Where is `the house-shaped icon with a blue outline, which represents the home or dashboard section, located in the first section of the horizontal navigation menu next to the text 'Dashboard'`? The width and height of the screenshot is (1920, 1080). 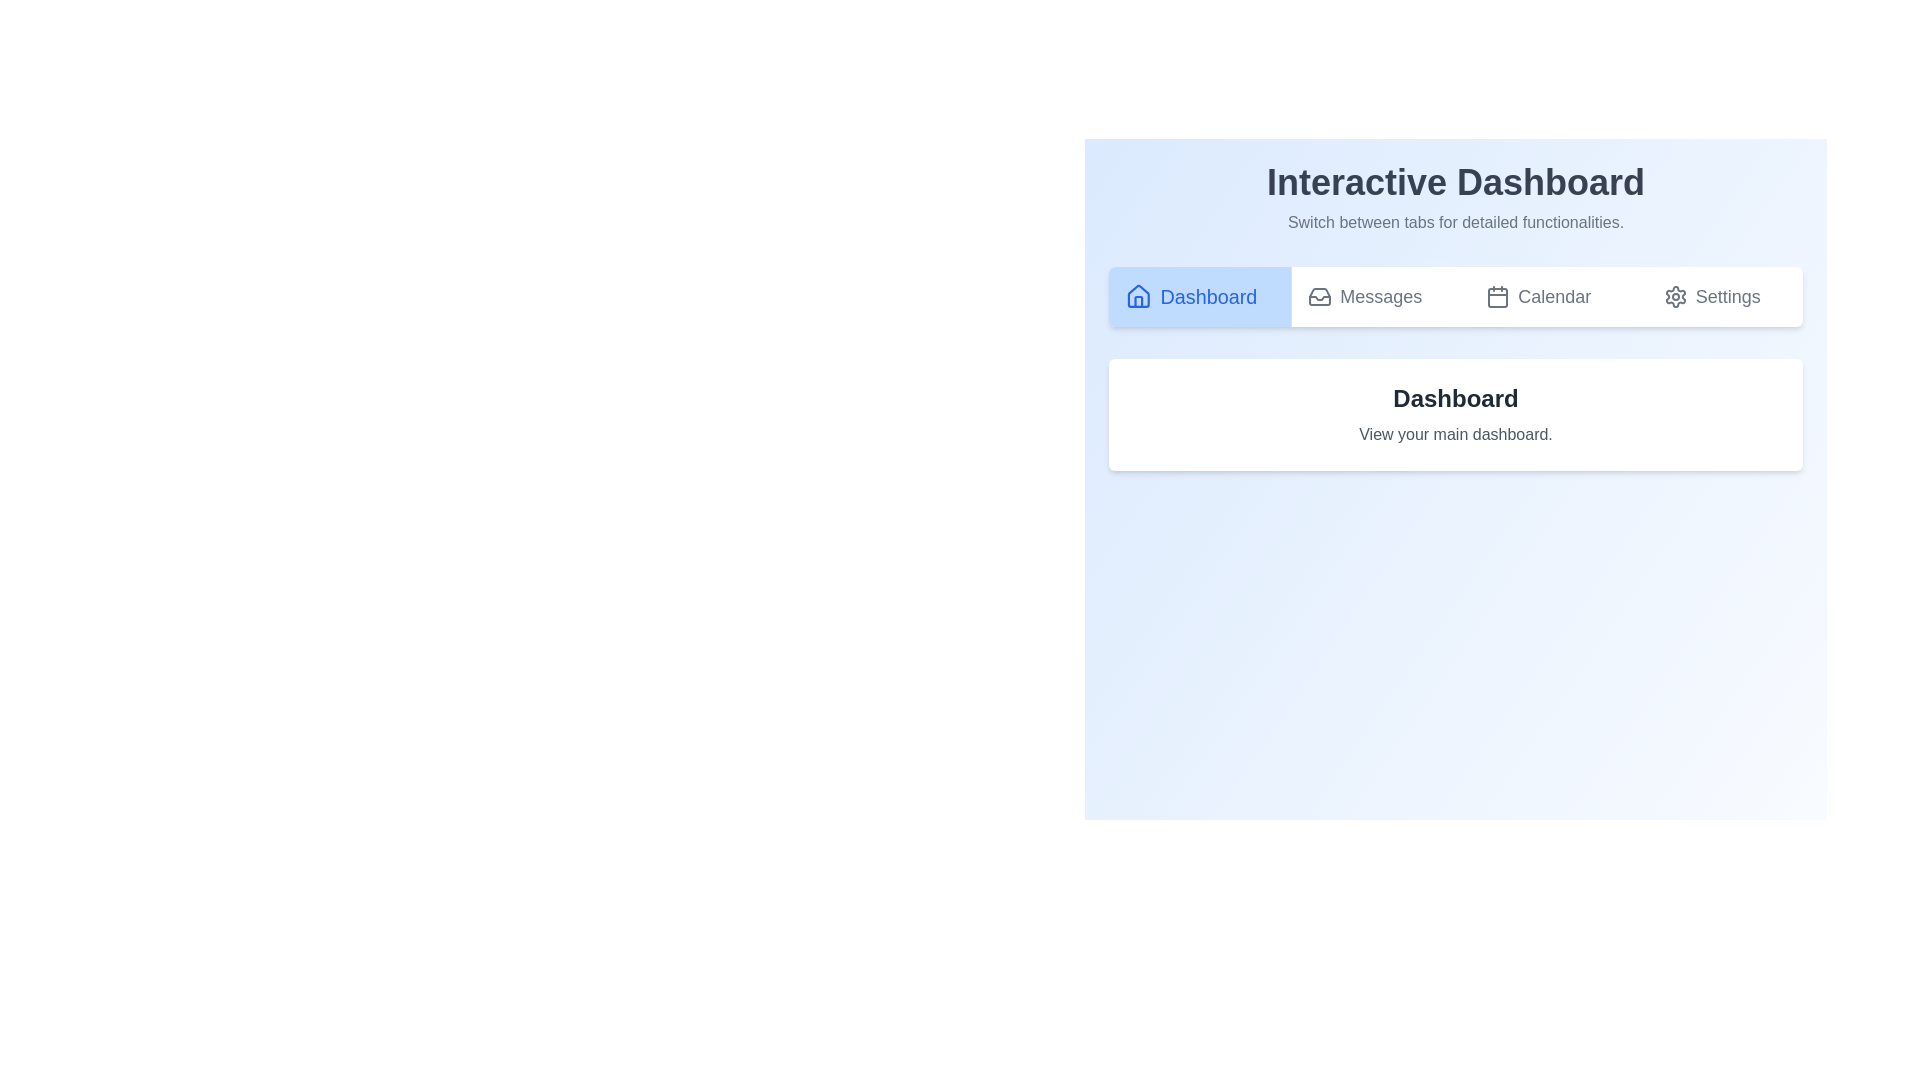 the house-shaped icon with a blue outline, which represents the home or dashboard section, located in the first section of the horizontal navigation menu next to the text 'Dashboard' is located at coordinates (1138, 296).